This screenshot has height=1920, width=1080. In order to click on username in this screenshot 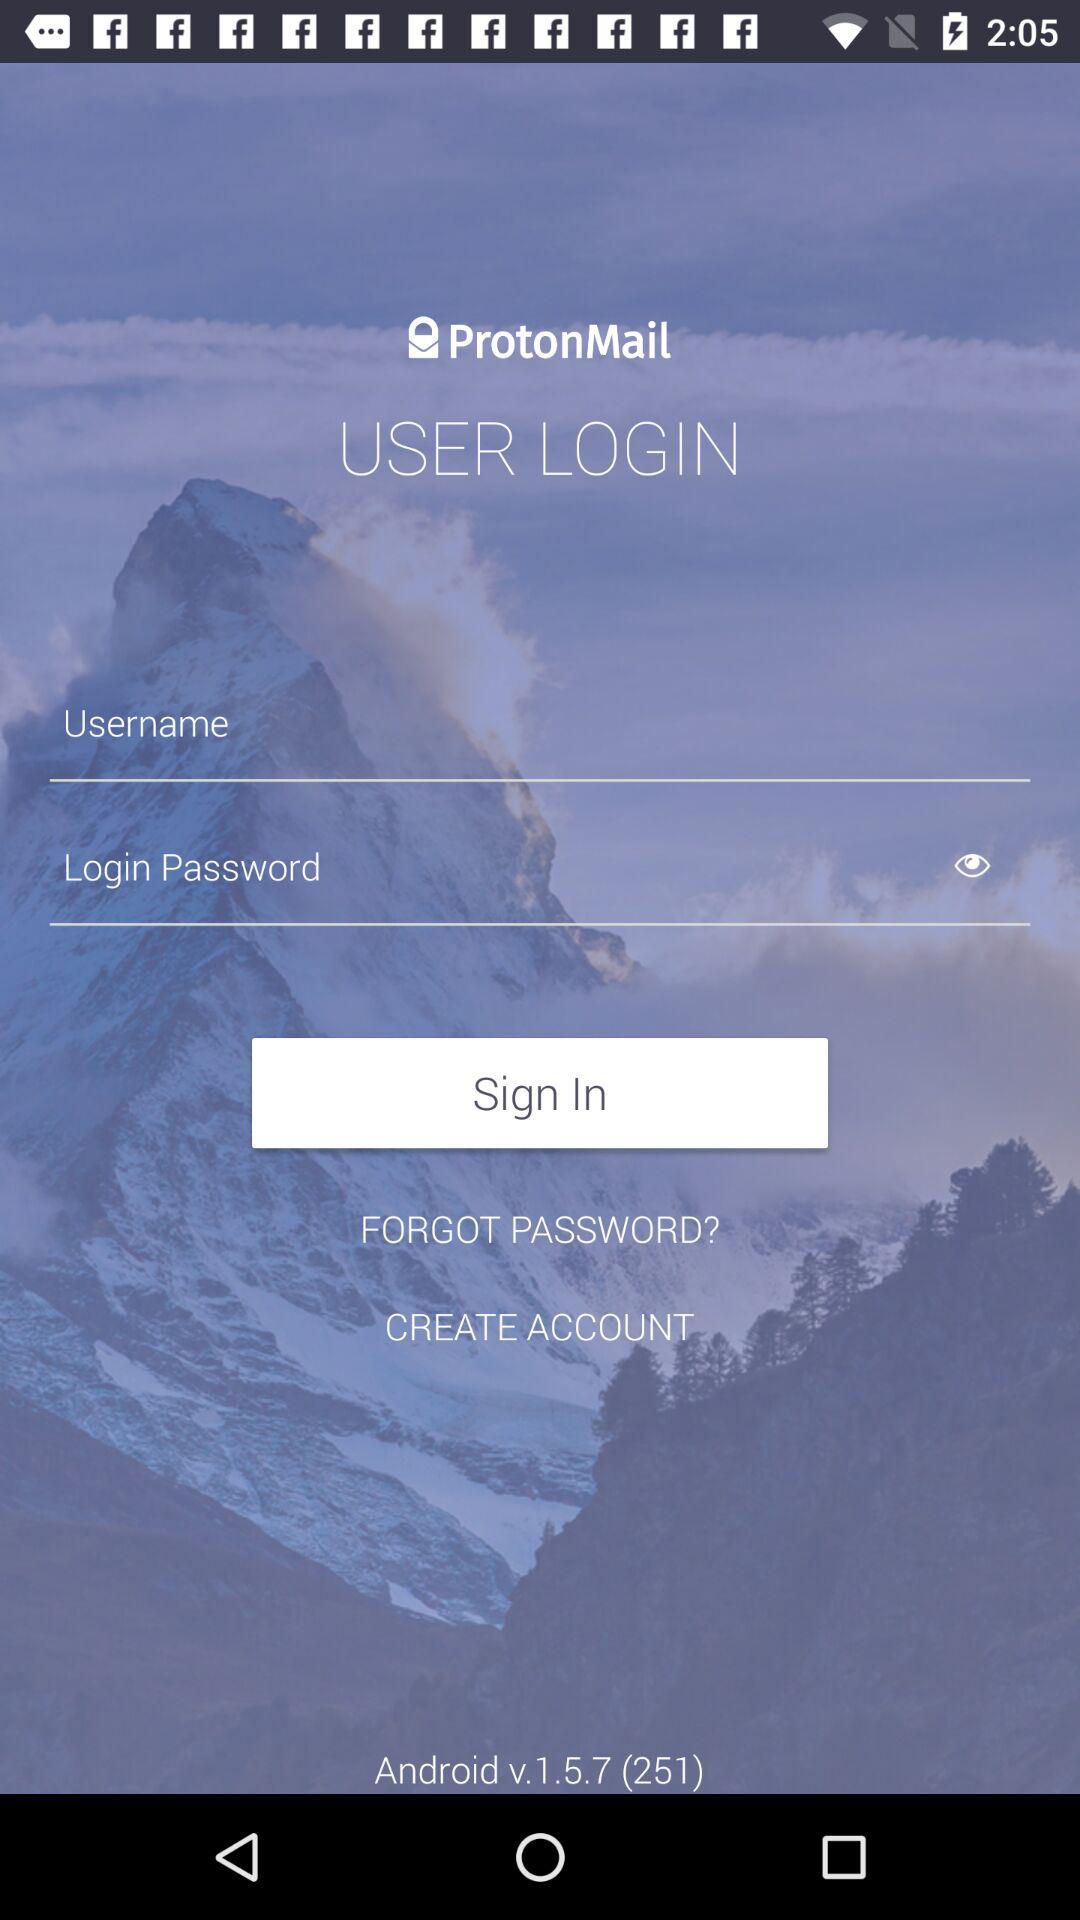, I will do `click(540, 721)`.